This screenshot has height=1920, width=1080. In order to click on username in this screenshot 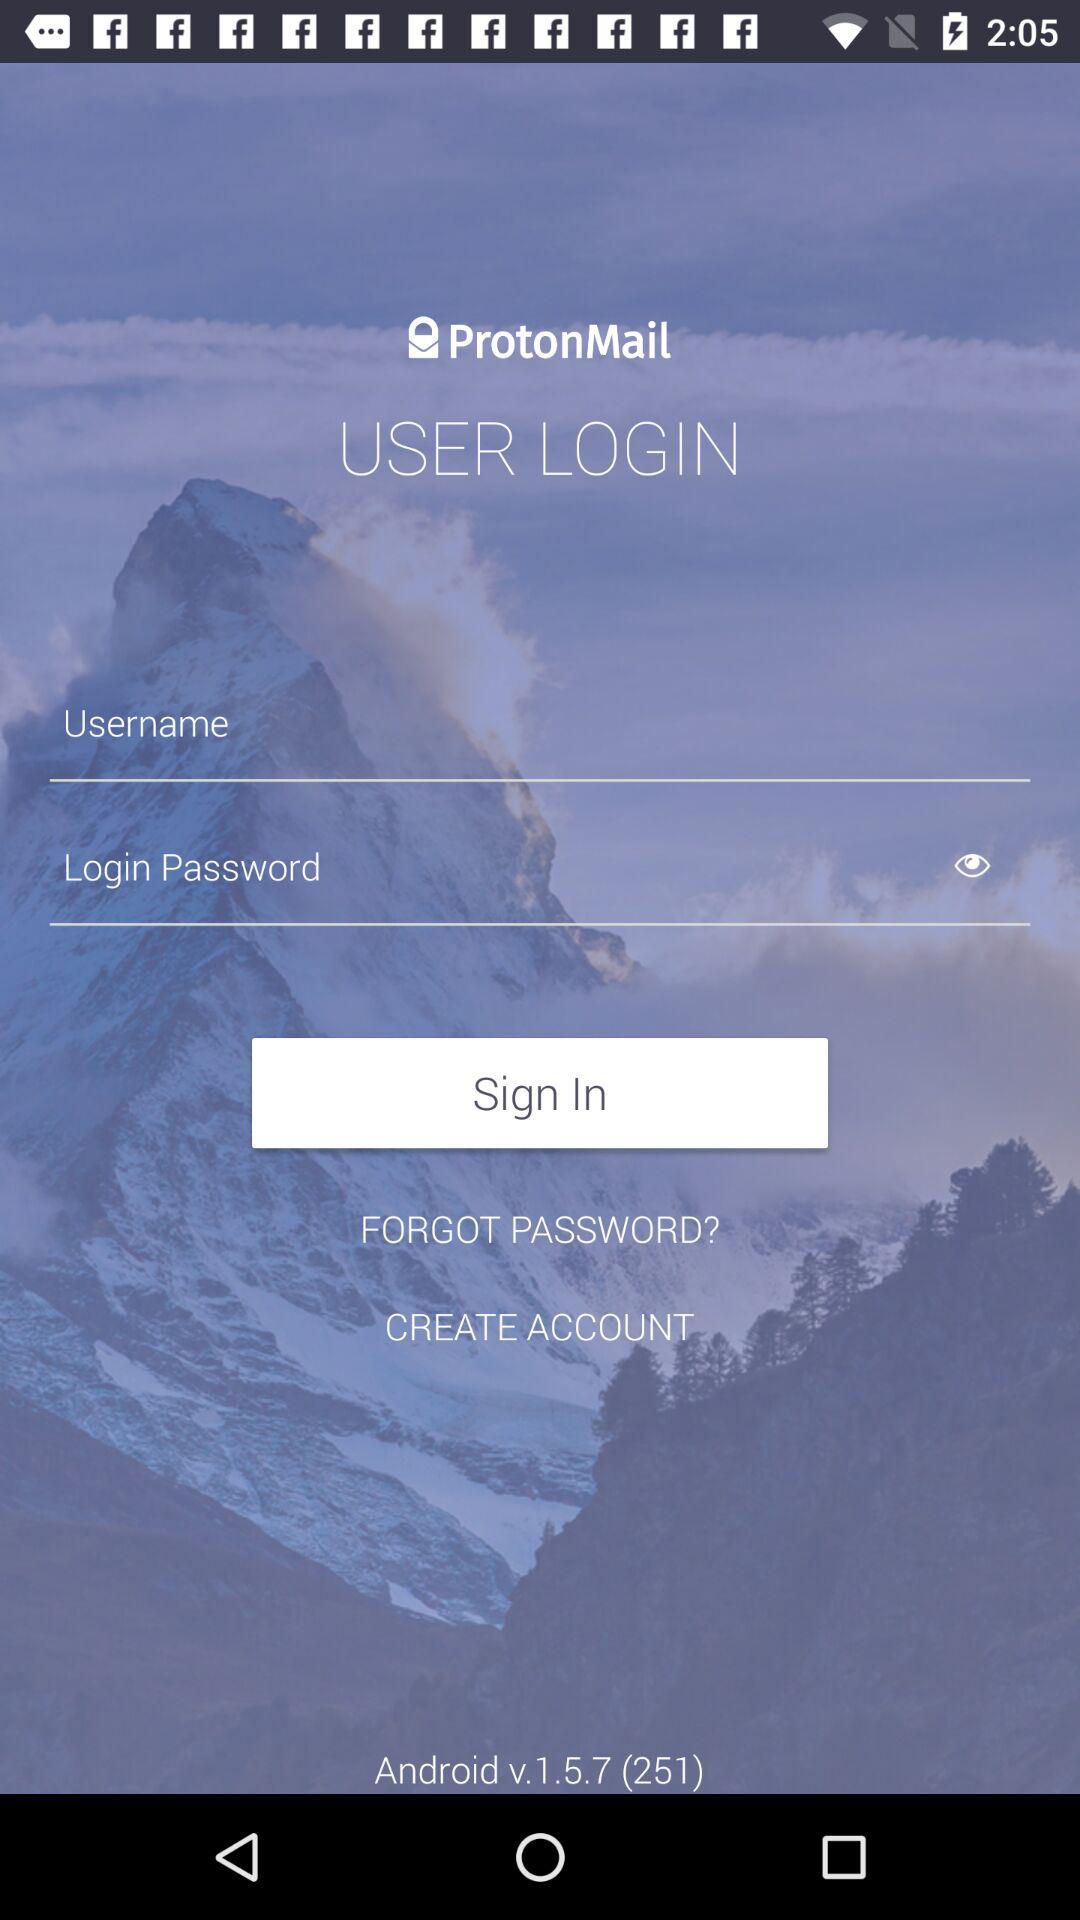, I will do `click(540, 721)`.